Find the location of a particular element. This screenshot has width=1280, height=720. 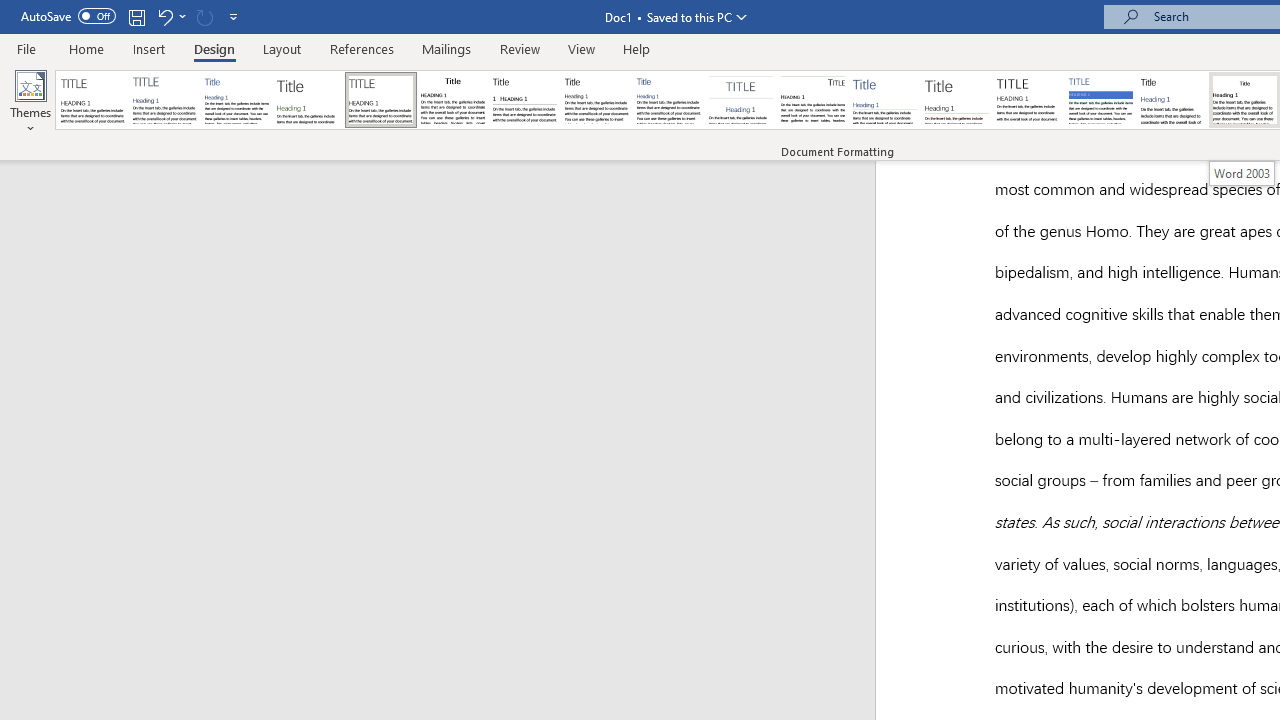

'Undo Apply Quick Style Set' is located at coordinates (170, 16).